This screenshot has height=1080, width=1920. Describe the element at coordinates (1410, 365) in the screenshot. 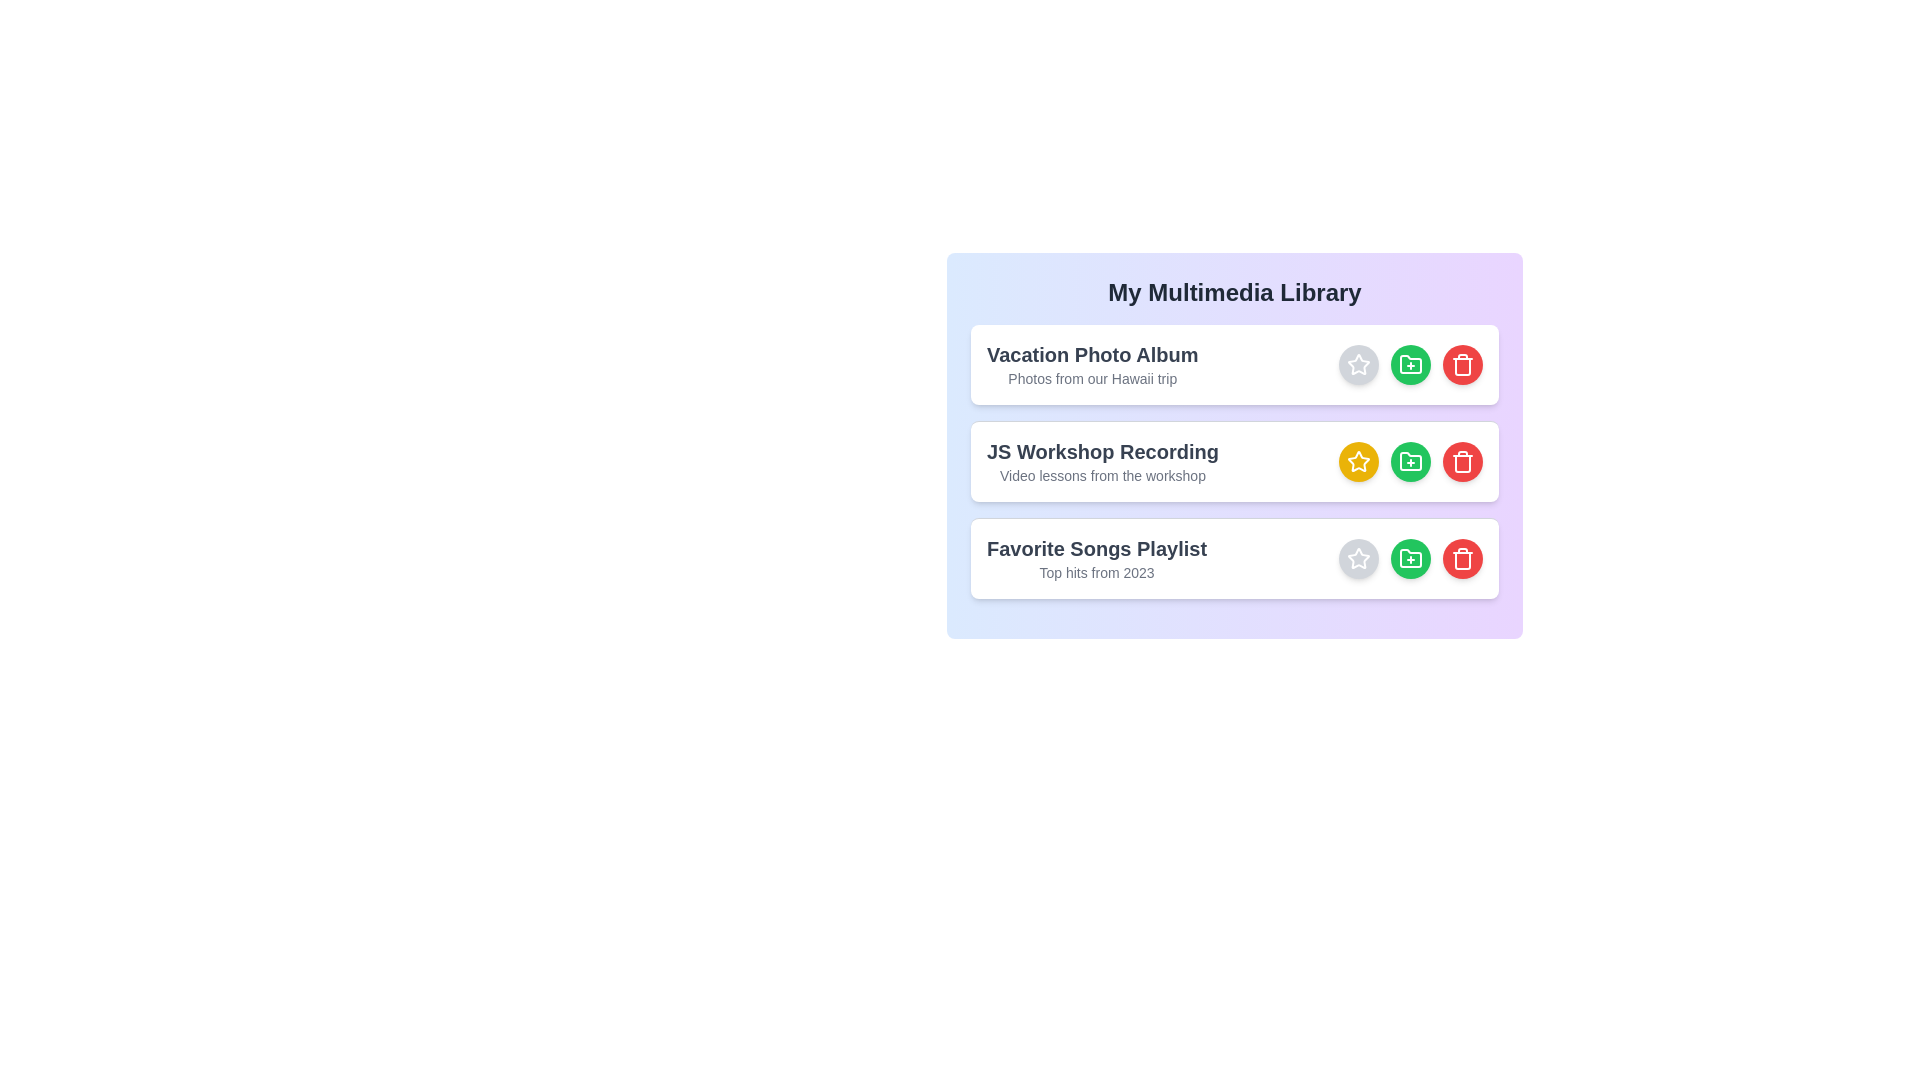

I see `the icon button located at the right end of the 'Vacation Photo Album' list item to create a new folder or add the current item to a folder` at that location.